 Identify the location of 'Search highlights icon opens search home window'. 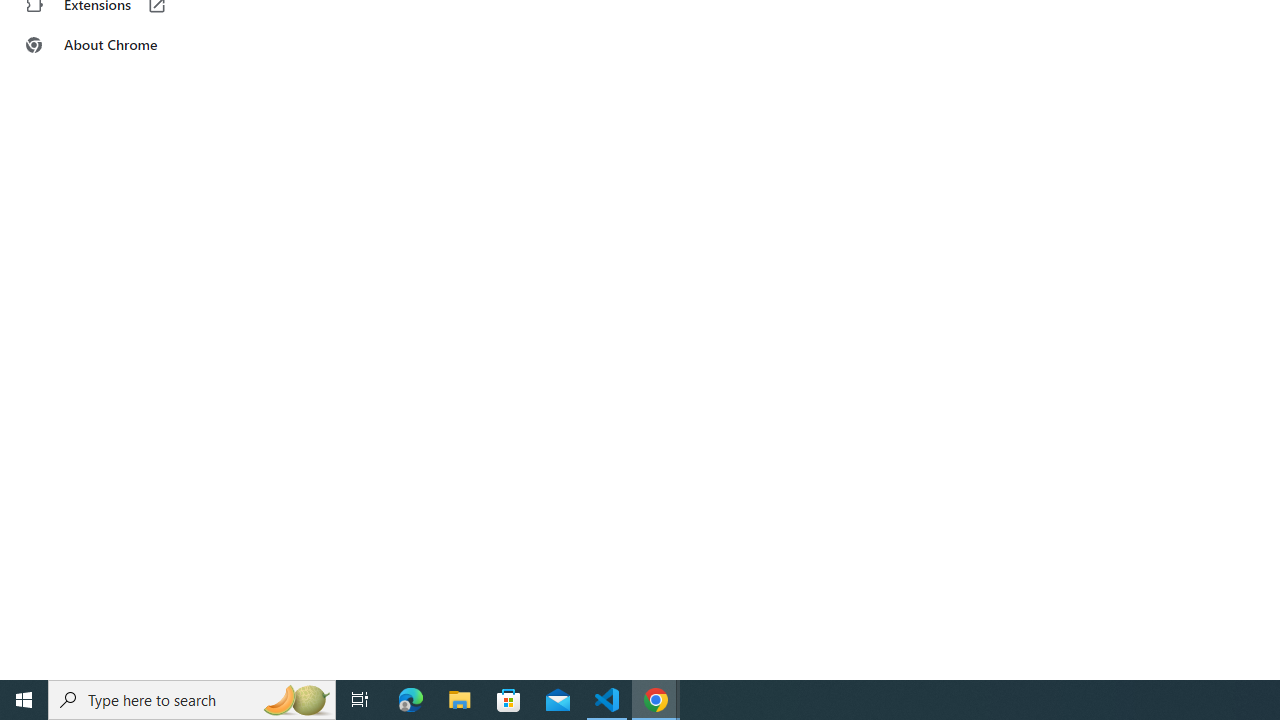
(294, 698).